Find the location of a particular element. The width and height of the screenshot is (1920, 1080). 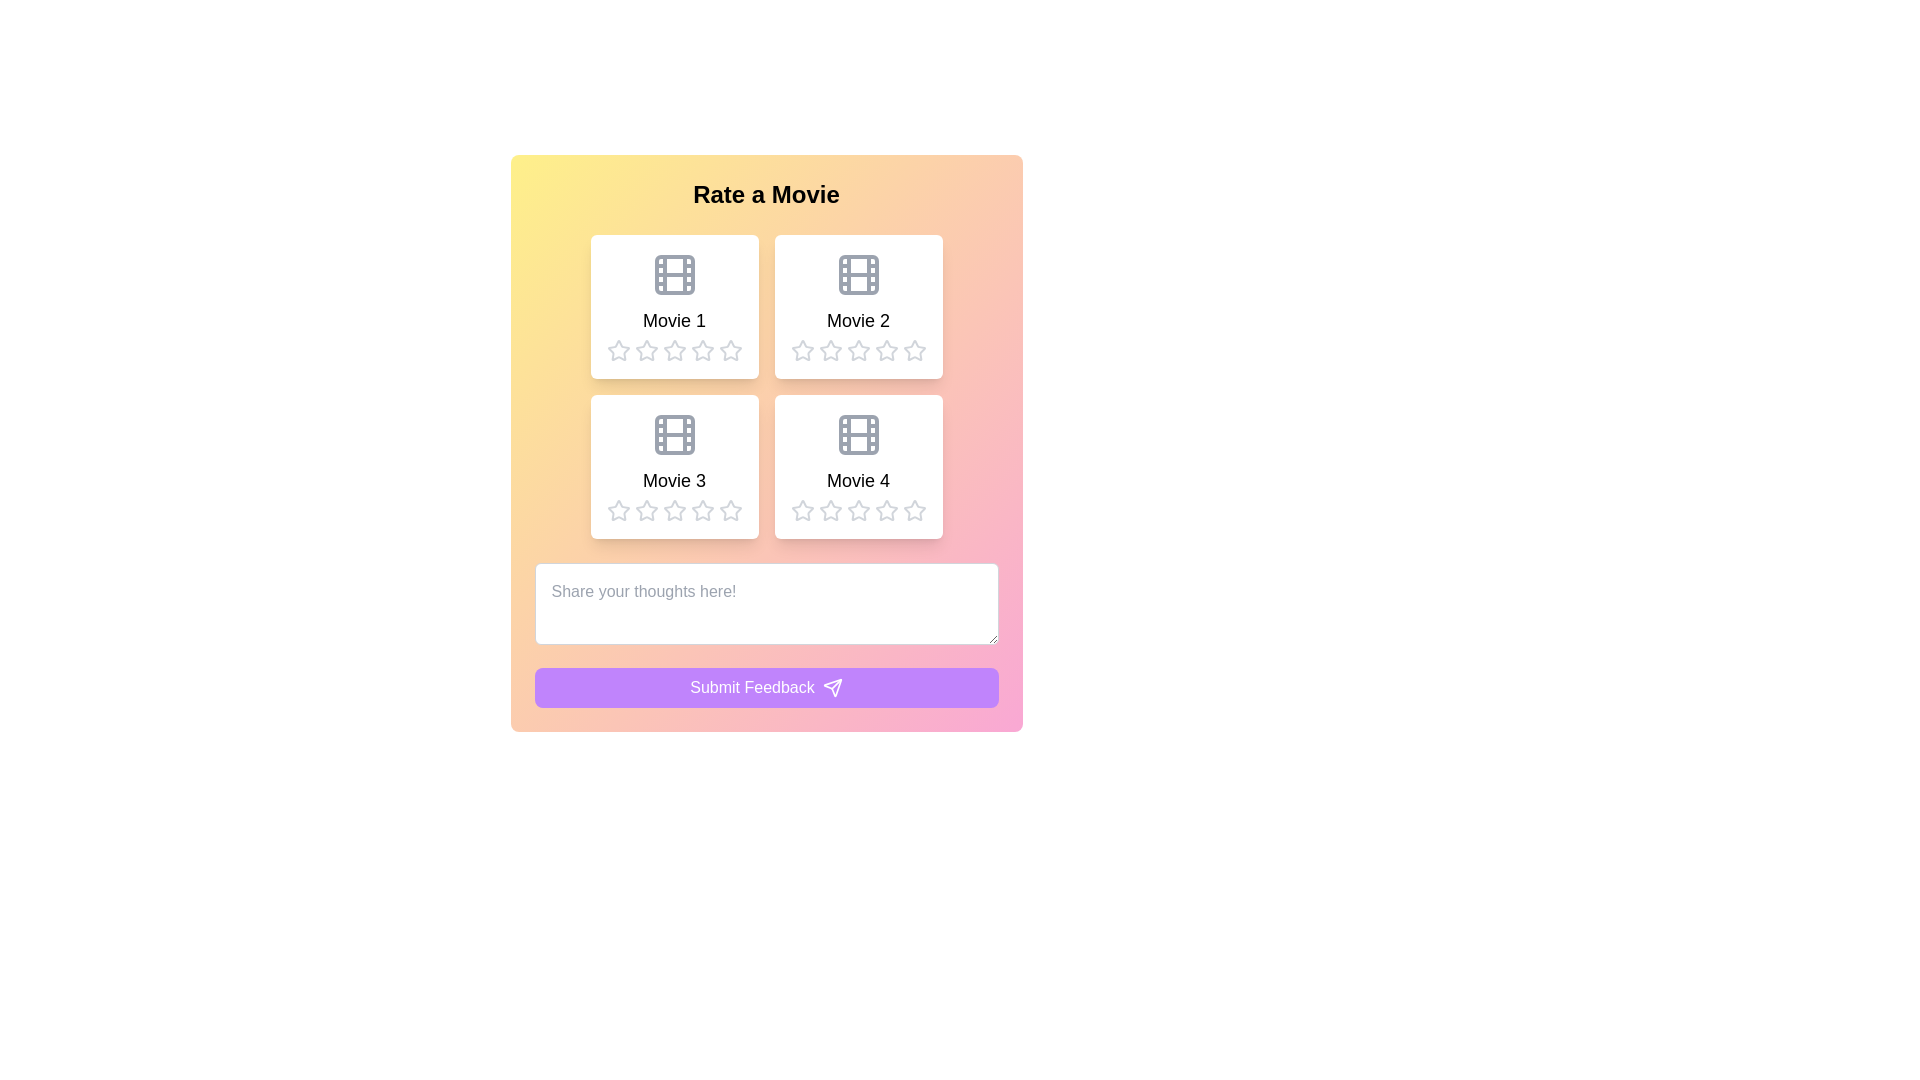

the fourth rating star icon for 'Movie 4' is located at coordinates (858, 508).